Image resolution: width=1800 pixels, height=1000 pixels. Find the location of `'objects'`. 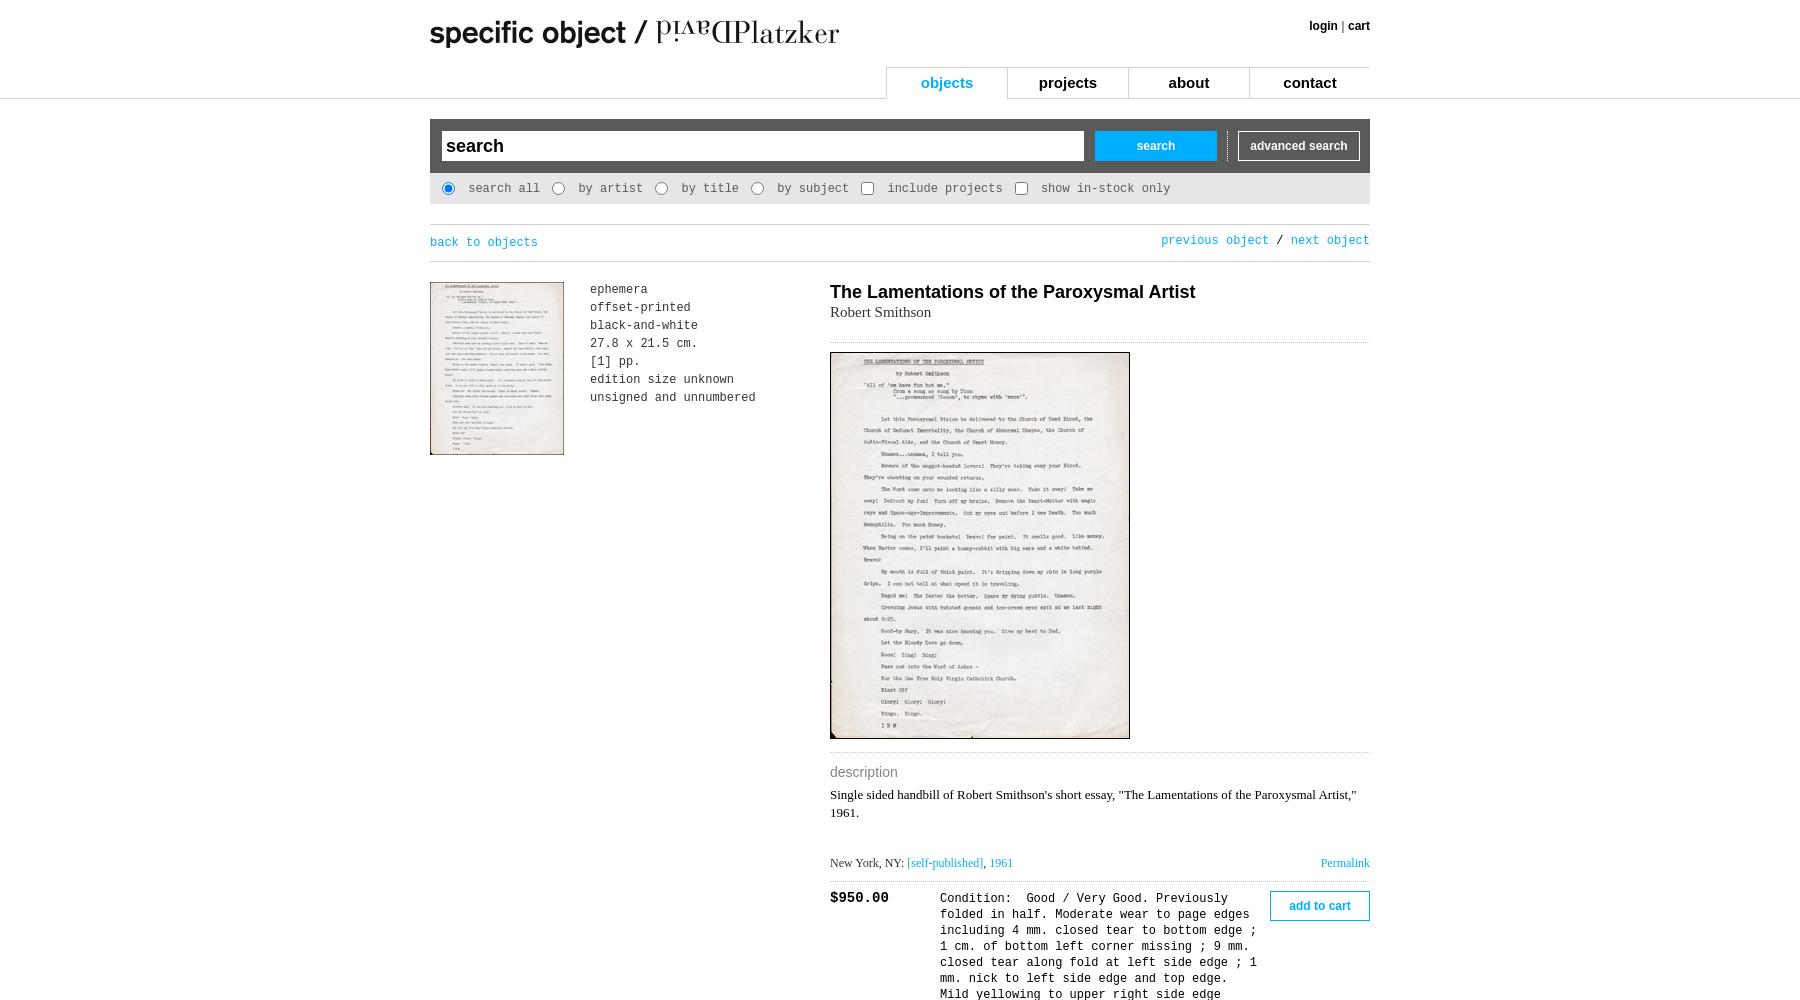

'objects' is located at coordinates (945, 81).